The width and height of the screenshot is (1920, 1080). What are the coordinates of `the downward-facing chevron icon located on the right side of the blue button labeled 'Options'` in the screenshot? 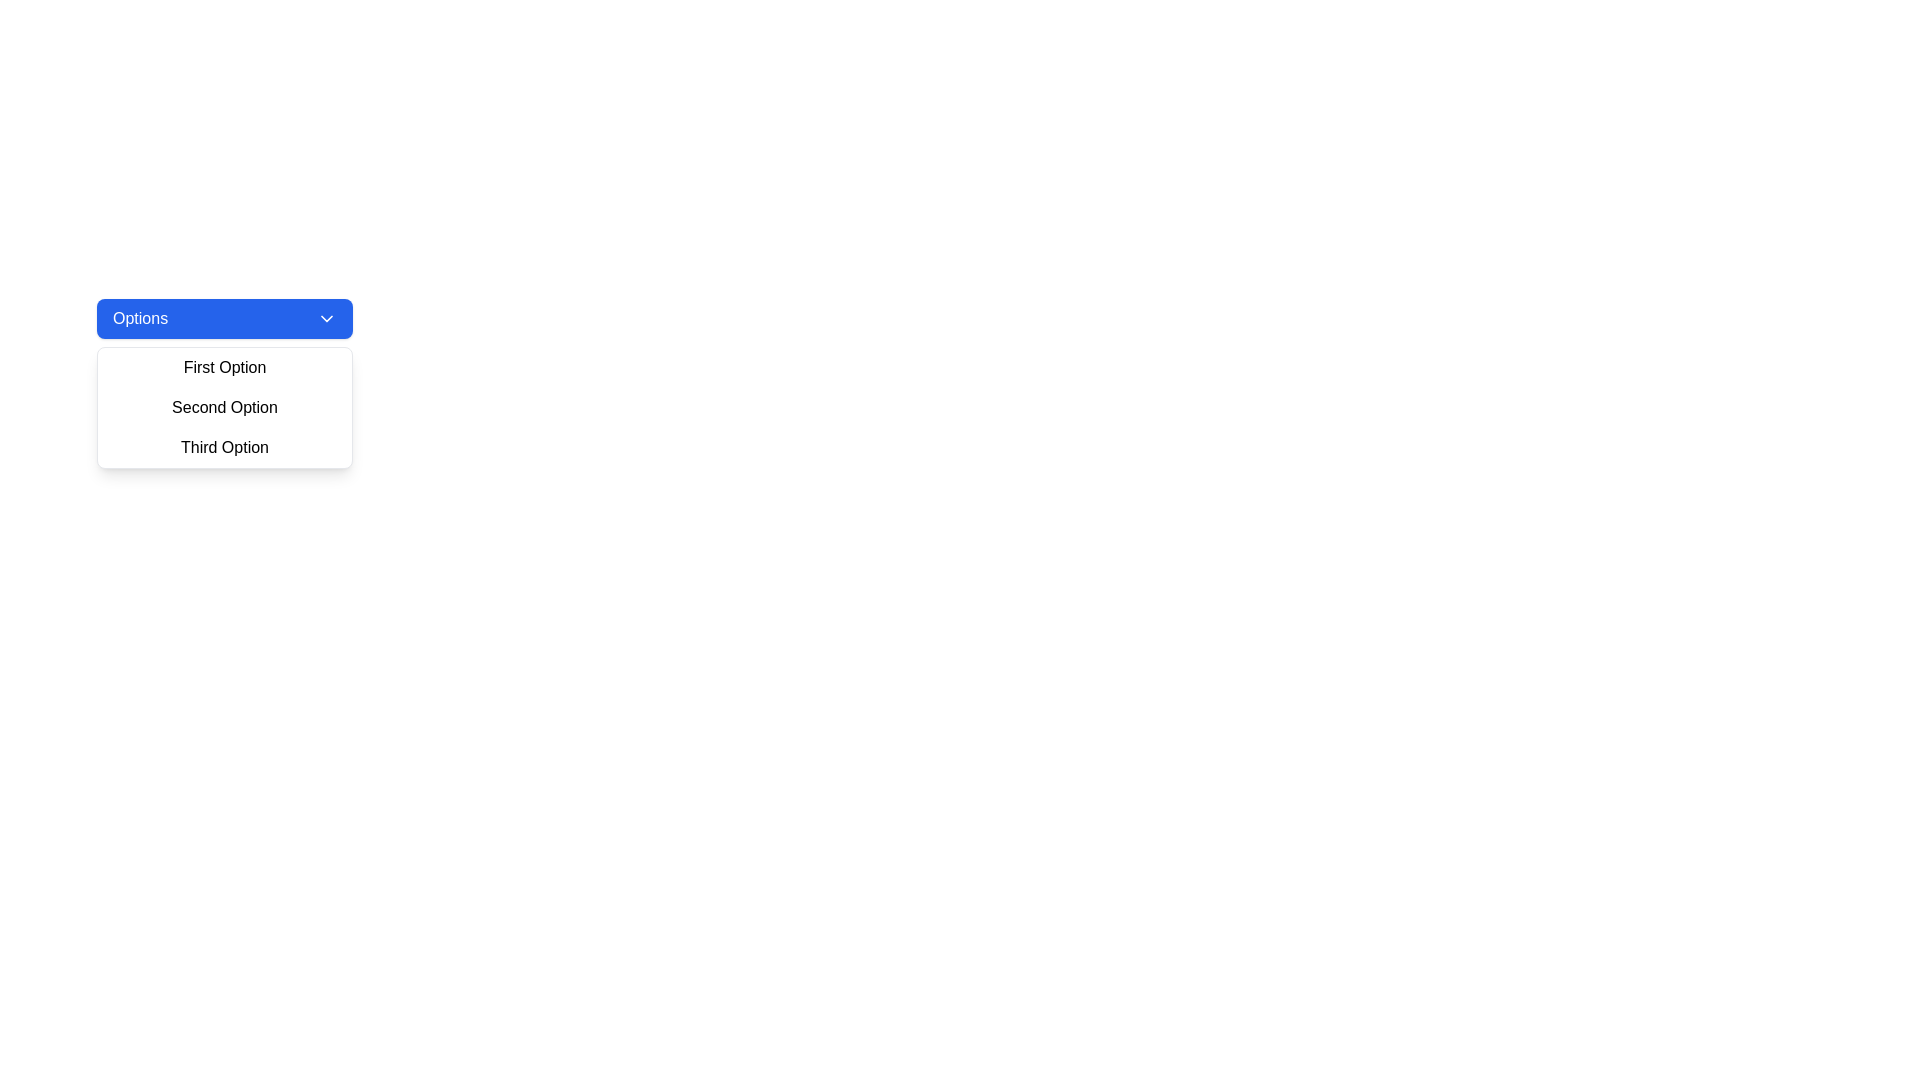 It's located at (326, 318).